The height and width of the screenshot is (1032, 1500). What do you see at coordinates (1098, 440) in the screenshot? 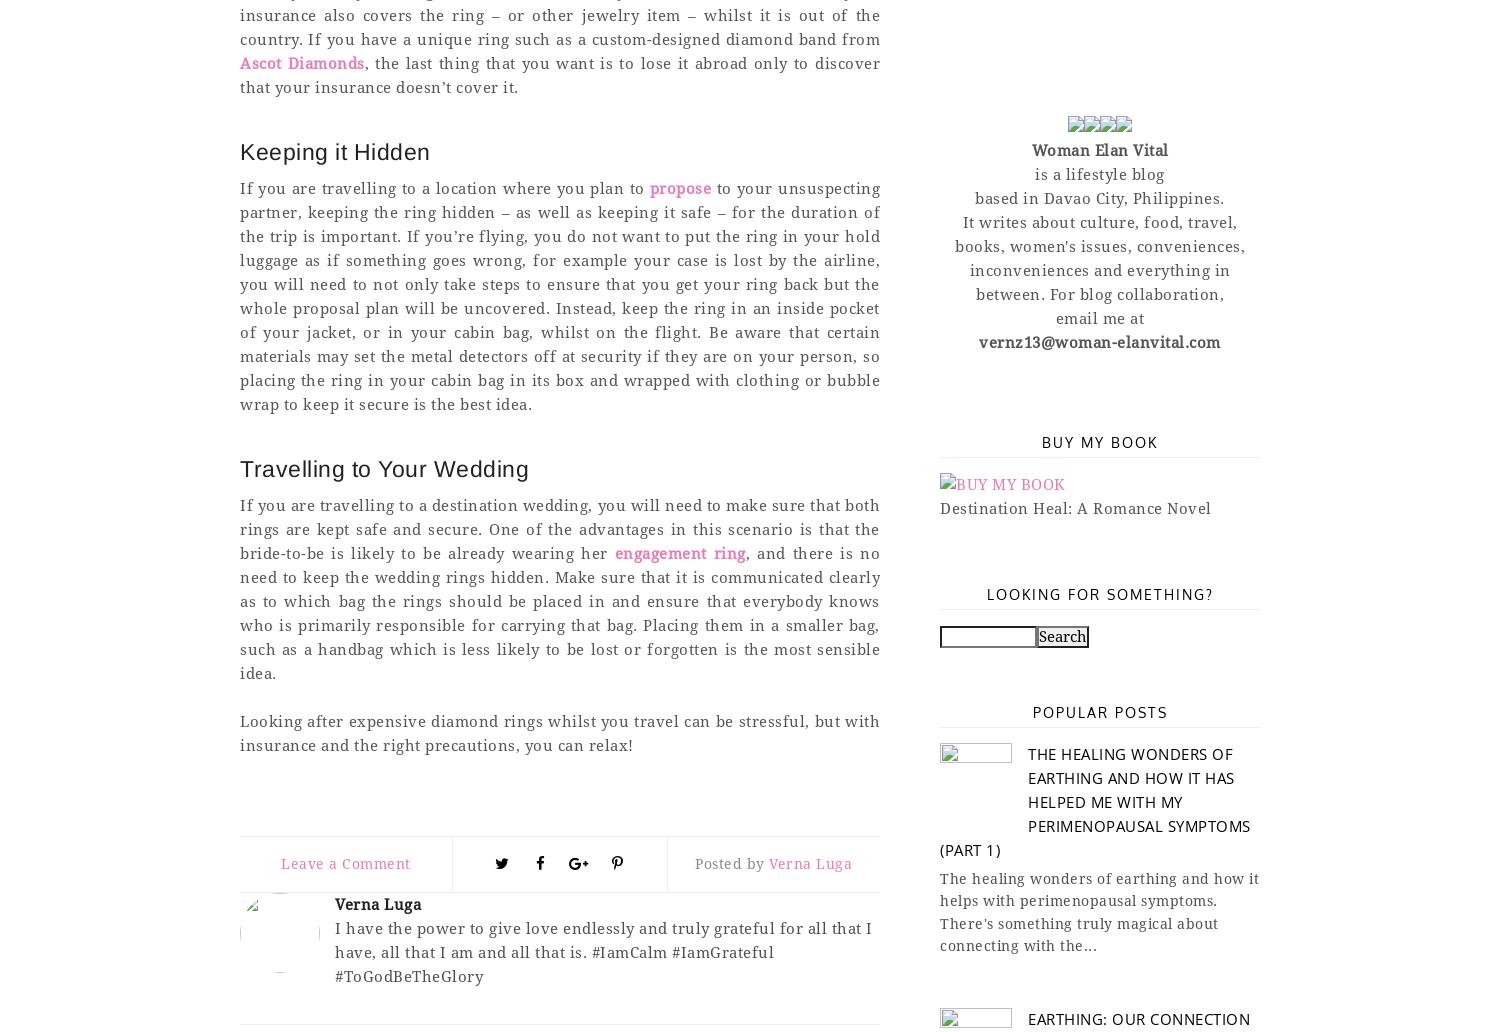
I see `'BUY MY BOOK'` at bounding box center [1098, 440].